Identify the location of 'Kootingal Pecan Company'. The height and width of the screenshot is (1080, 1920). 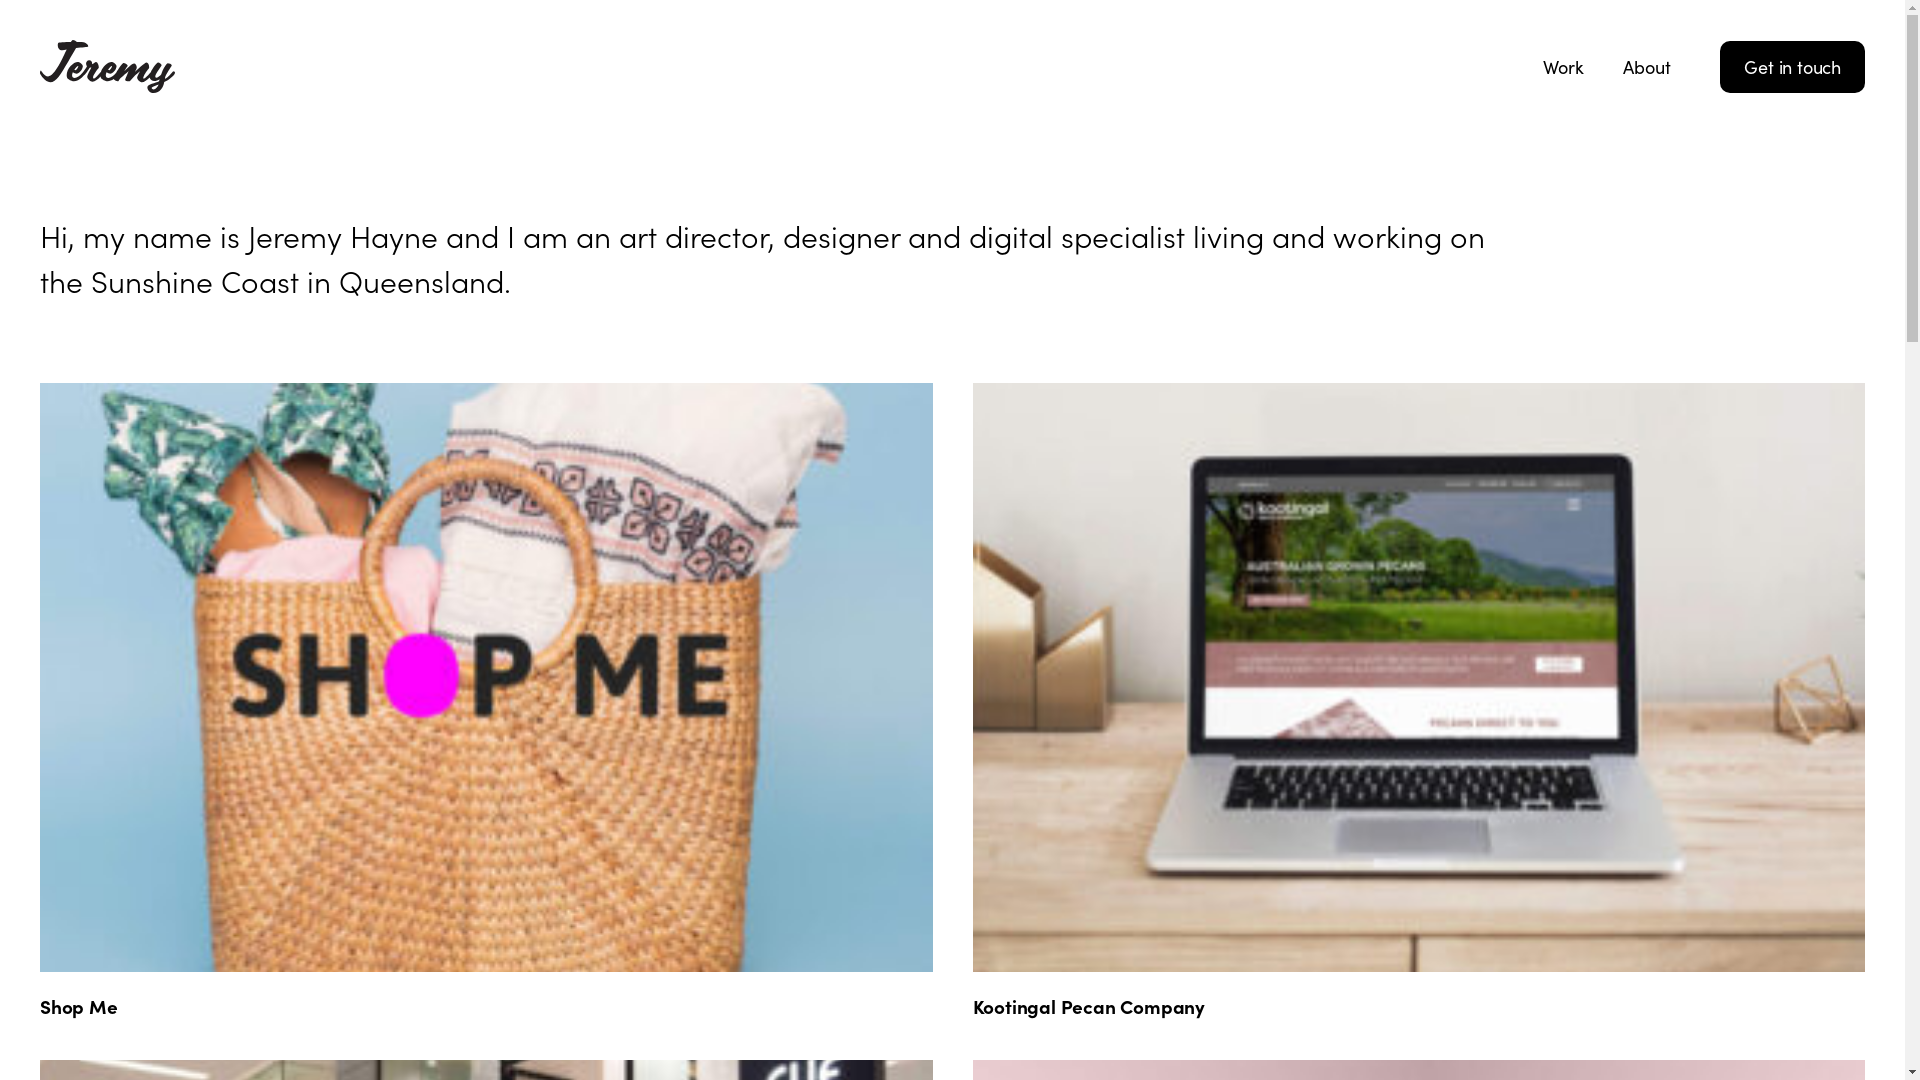
(1087, 1005).